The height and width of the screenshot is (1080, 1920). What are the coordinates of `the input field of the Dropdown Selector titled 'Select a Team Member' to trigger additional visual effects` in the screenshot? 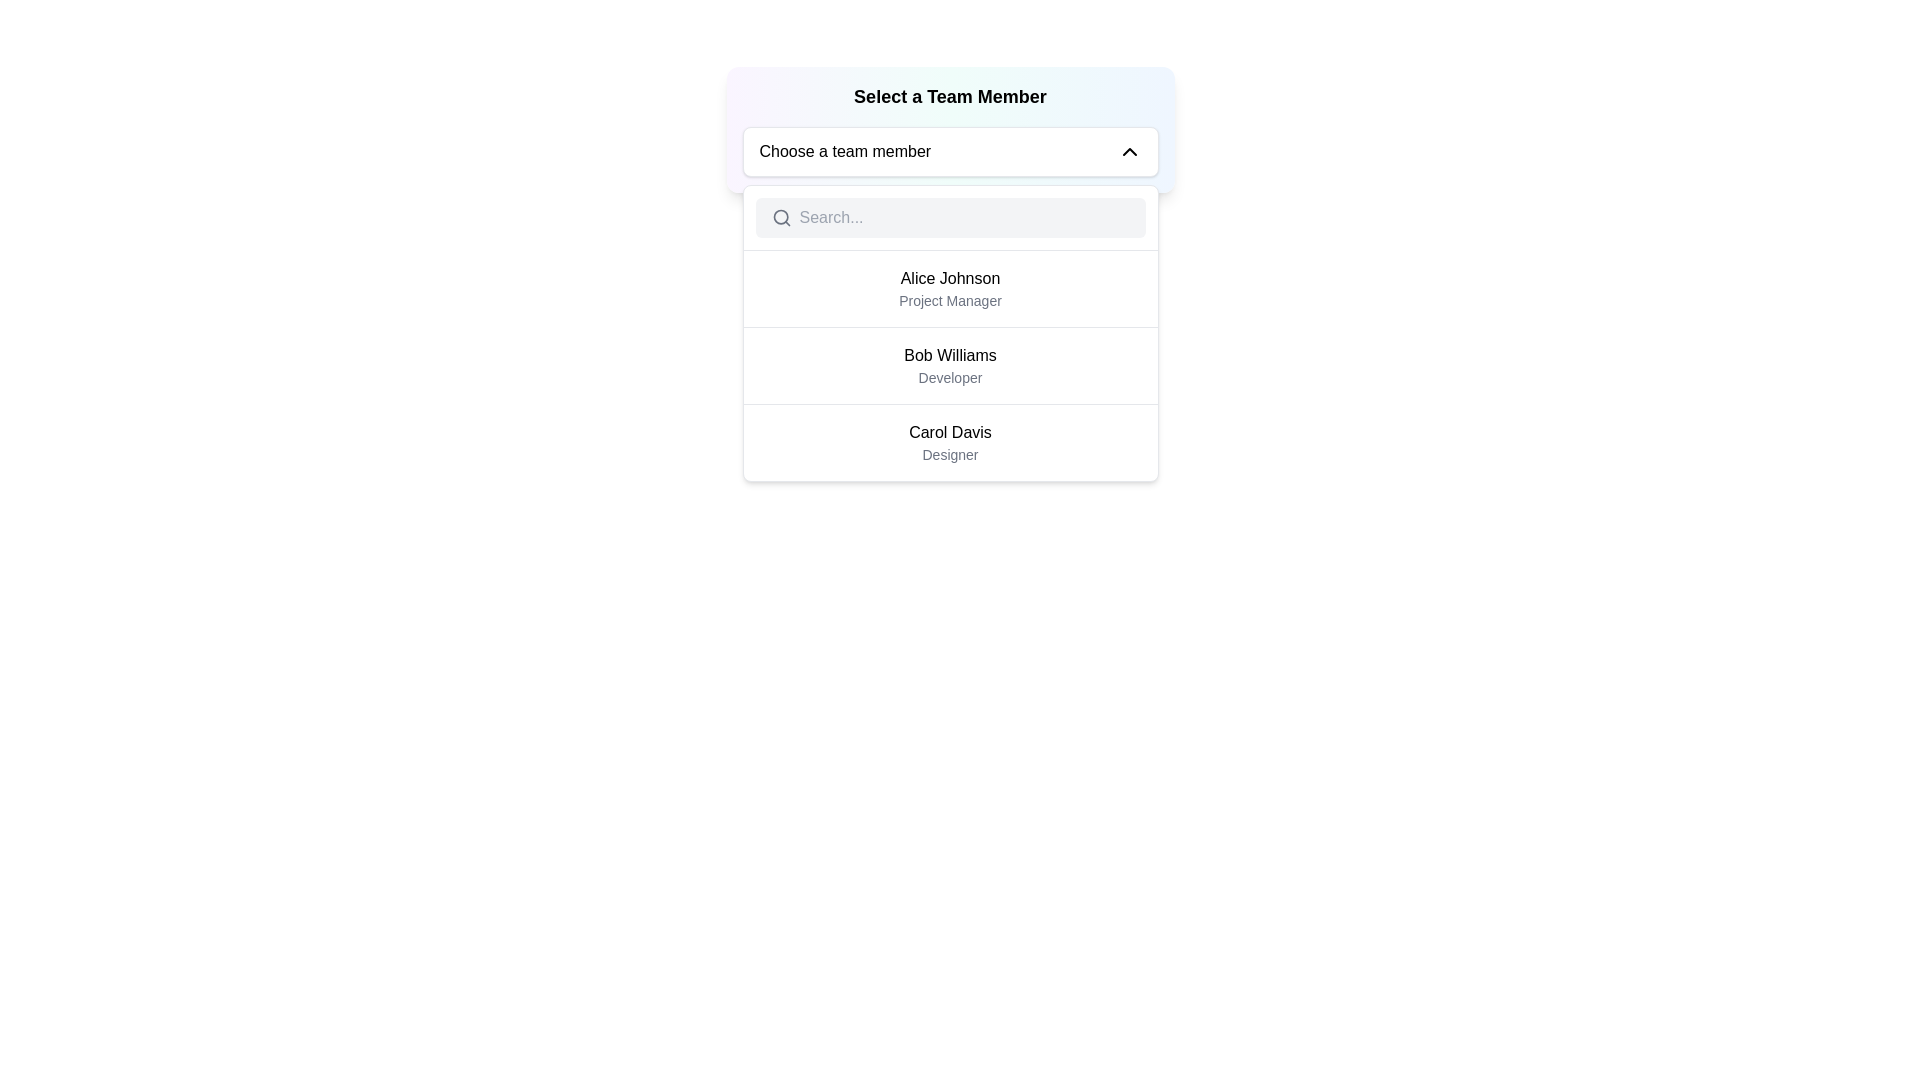 It's located at (949, 130).